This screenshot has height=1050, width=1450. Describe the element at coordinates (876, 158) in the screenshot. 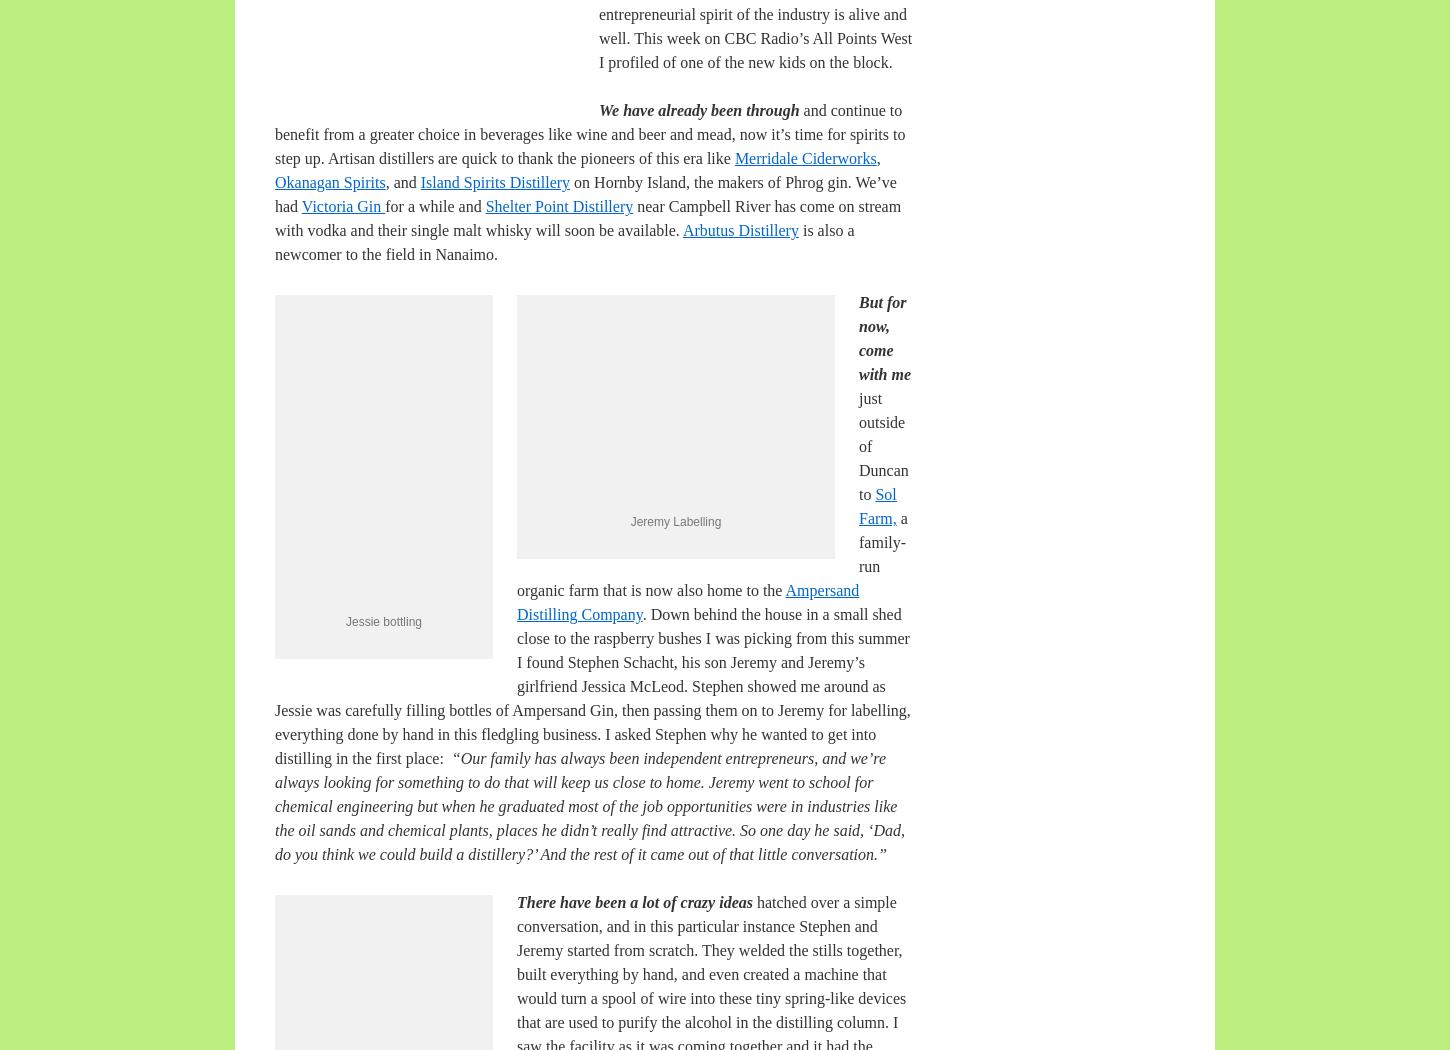

I see `','` at that location.